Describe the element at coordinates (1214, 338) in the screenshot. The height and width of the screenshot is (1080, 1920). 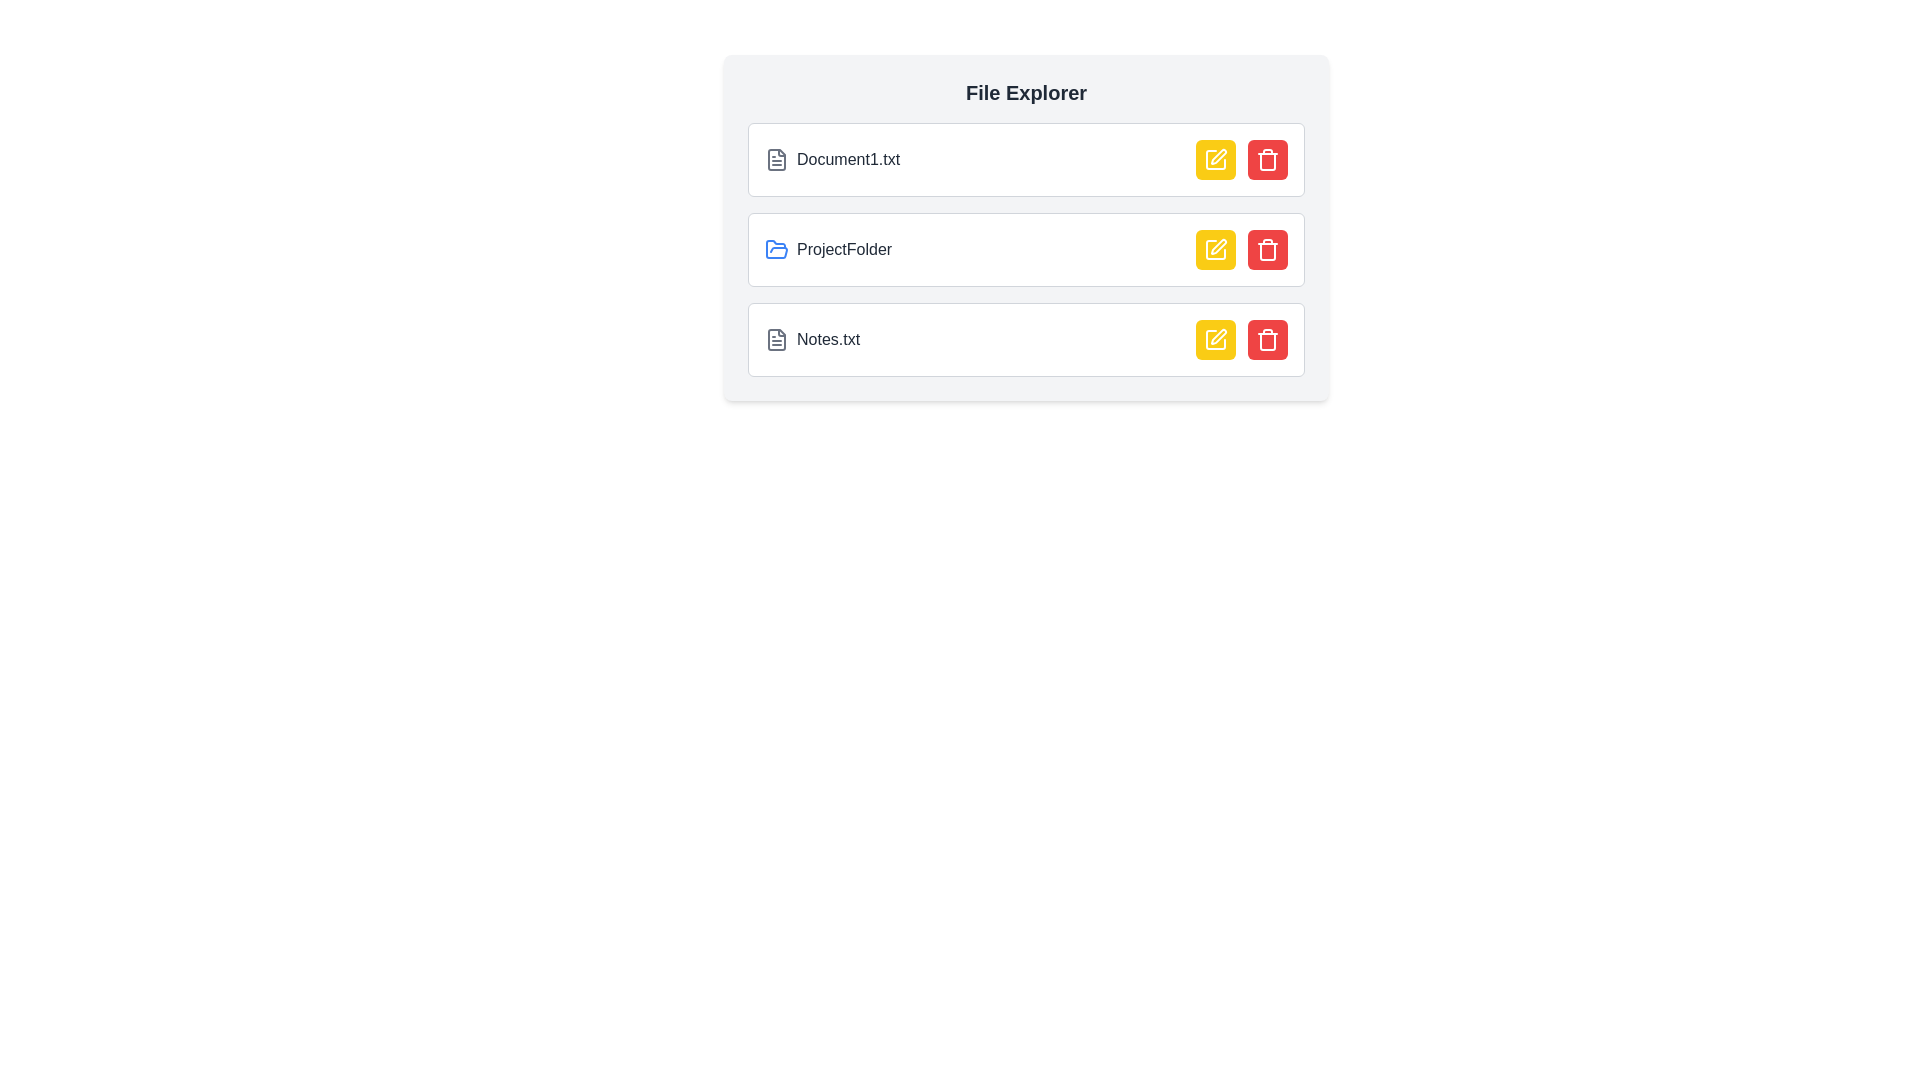
I see `the yellow button with a white edit pencil icon in the file explorer interface associated with 'Notes.txt'` at that location.